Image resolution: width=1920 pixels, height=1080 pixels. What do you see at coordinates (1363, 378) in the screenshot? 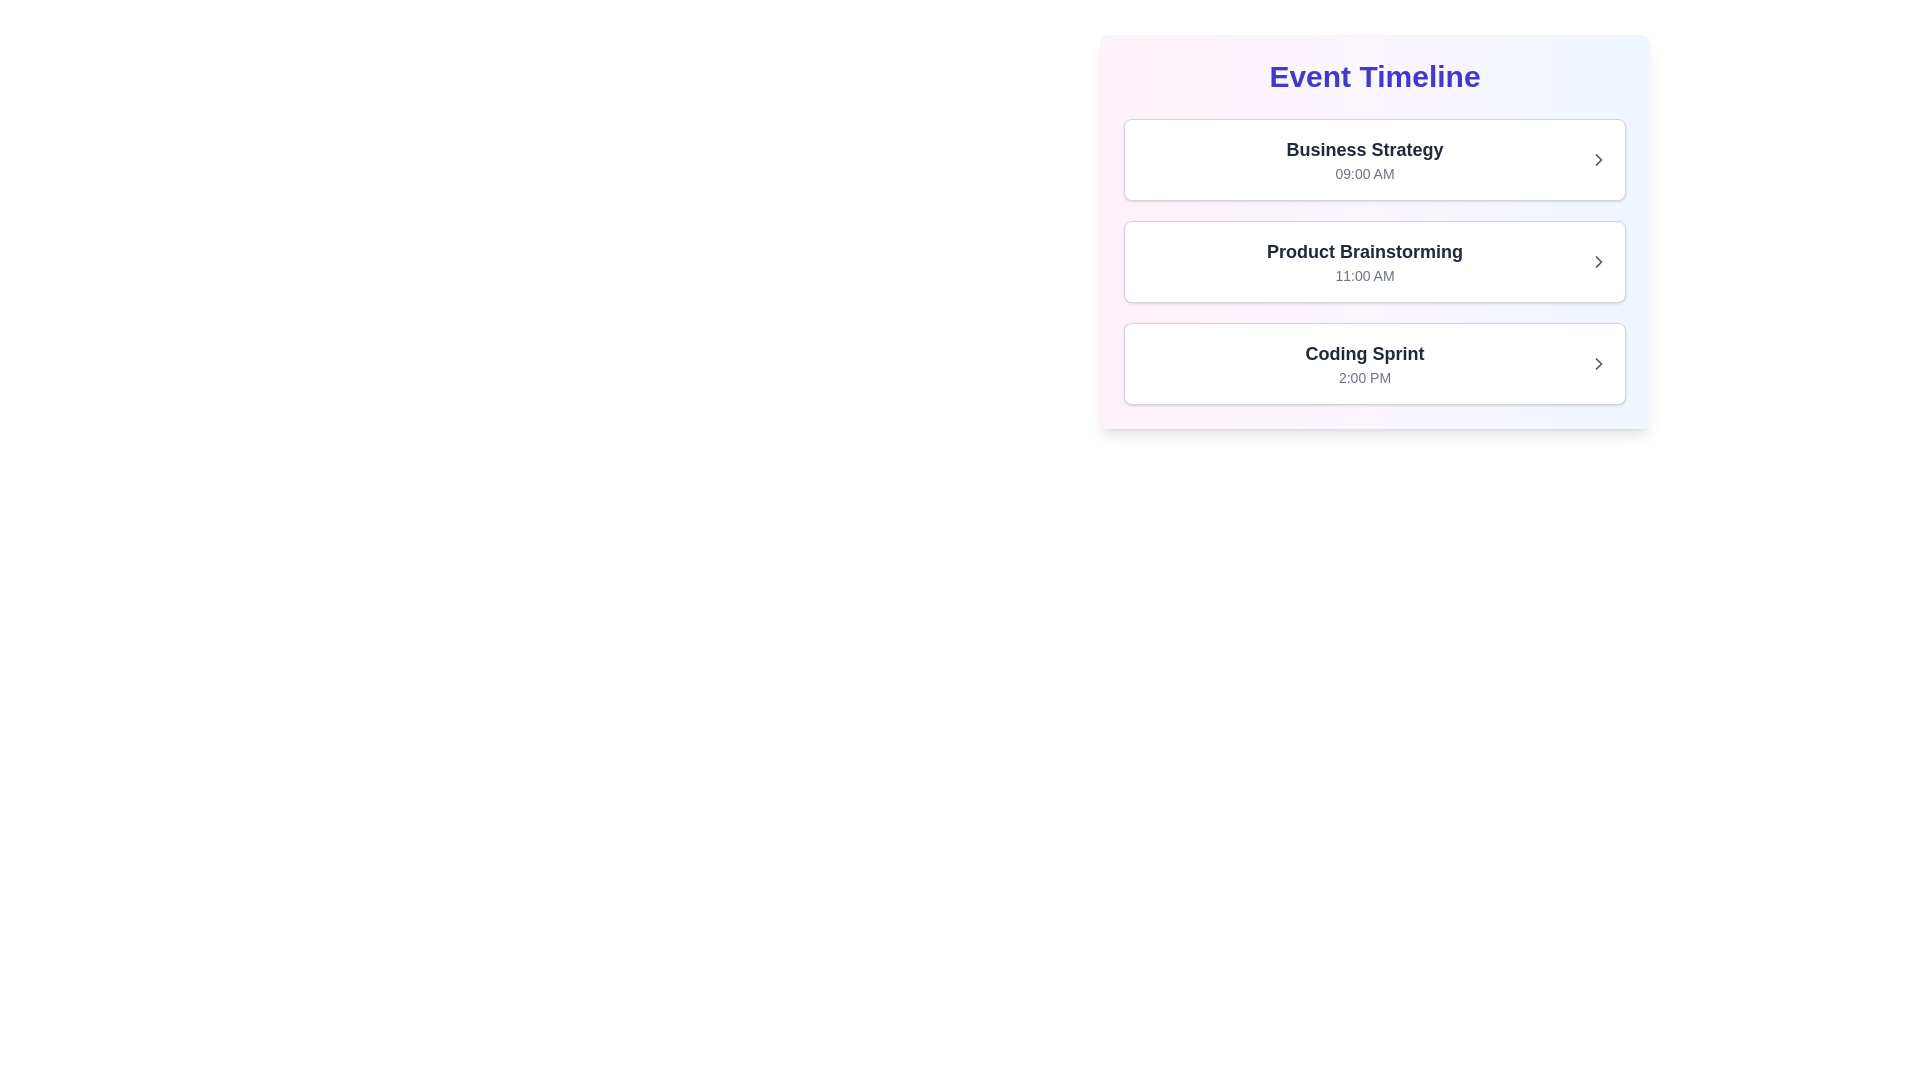
I see `the text label displaying the time for the 'Coding Sprint' event, which is located beneath the title 'Coding Sprint' and to the left of the arrow icon` at bounding box center [1363, 378].